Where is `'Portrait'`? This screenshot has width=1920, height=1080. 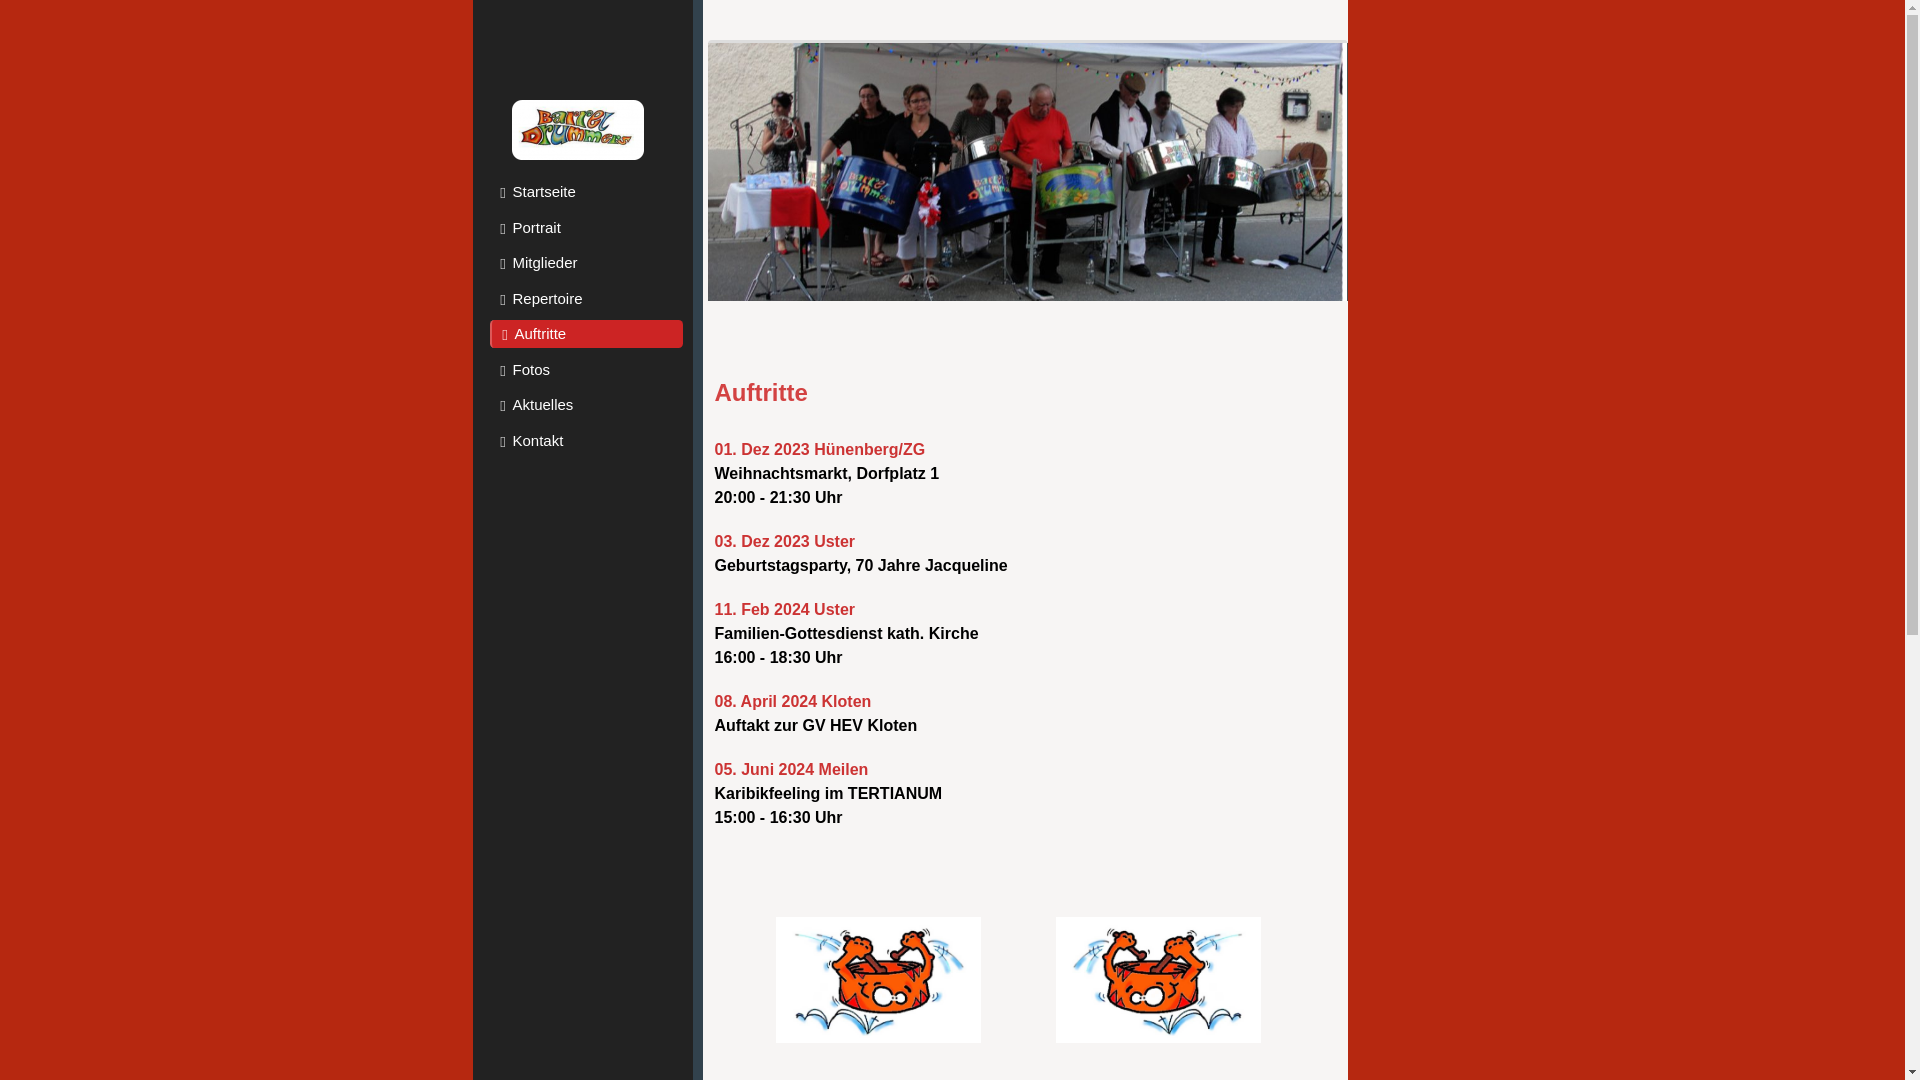 'Portrait' is located at coordinates (585, 226).